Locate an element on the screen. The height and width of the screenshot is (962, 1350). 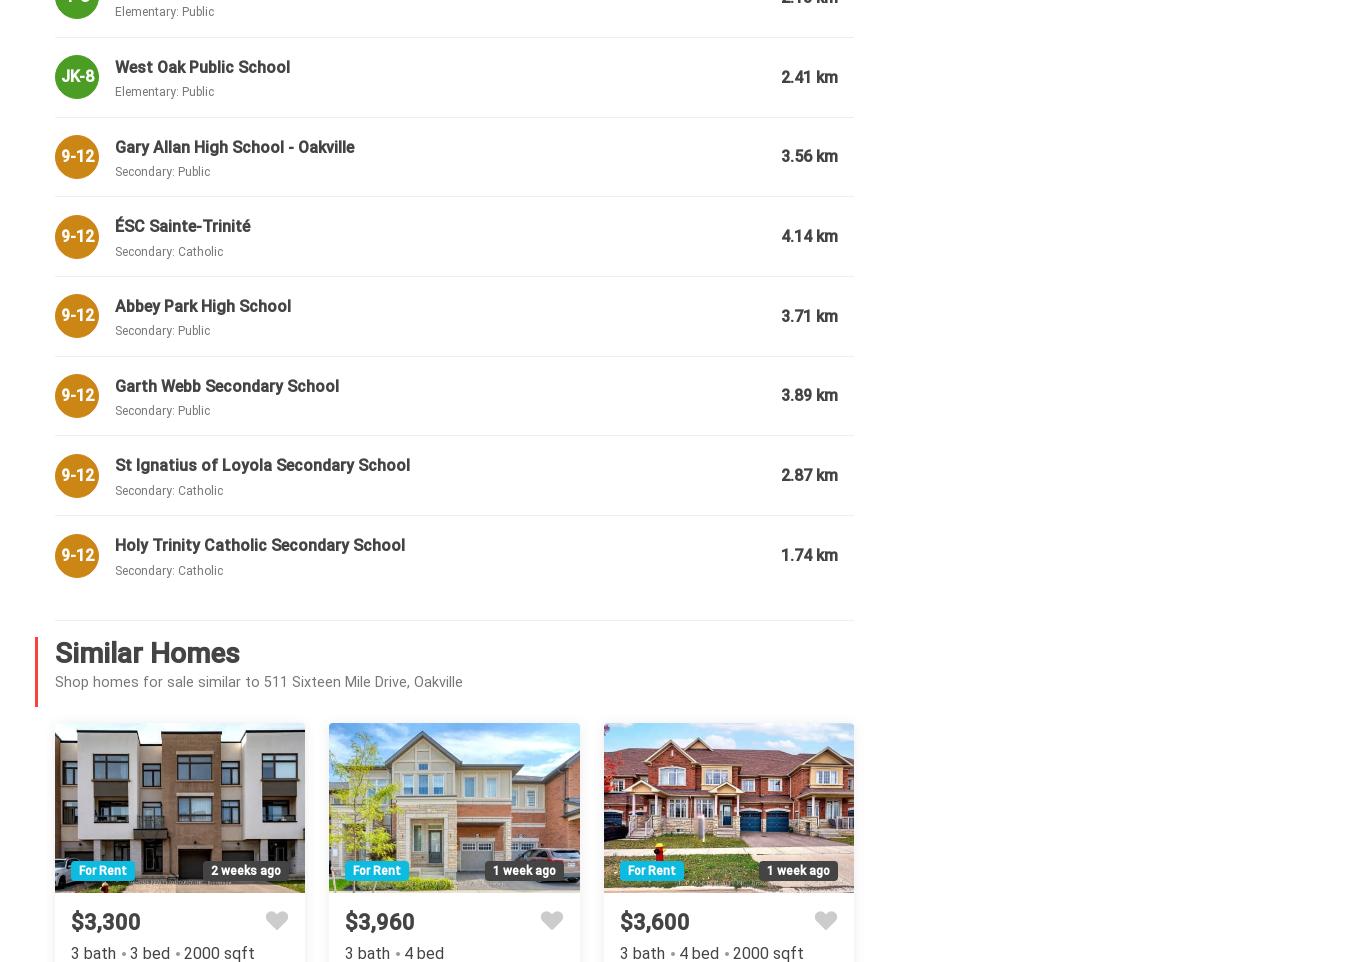
'Hardwood Floor, Gas Fireplace, Open Concept' is located at coordinates (536, 598).